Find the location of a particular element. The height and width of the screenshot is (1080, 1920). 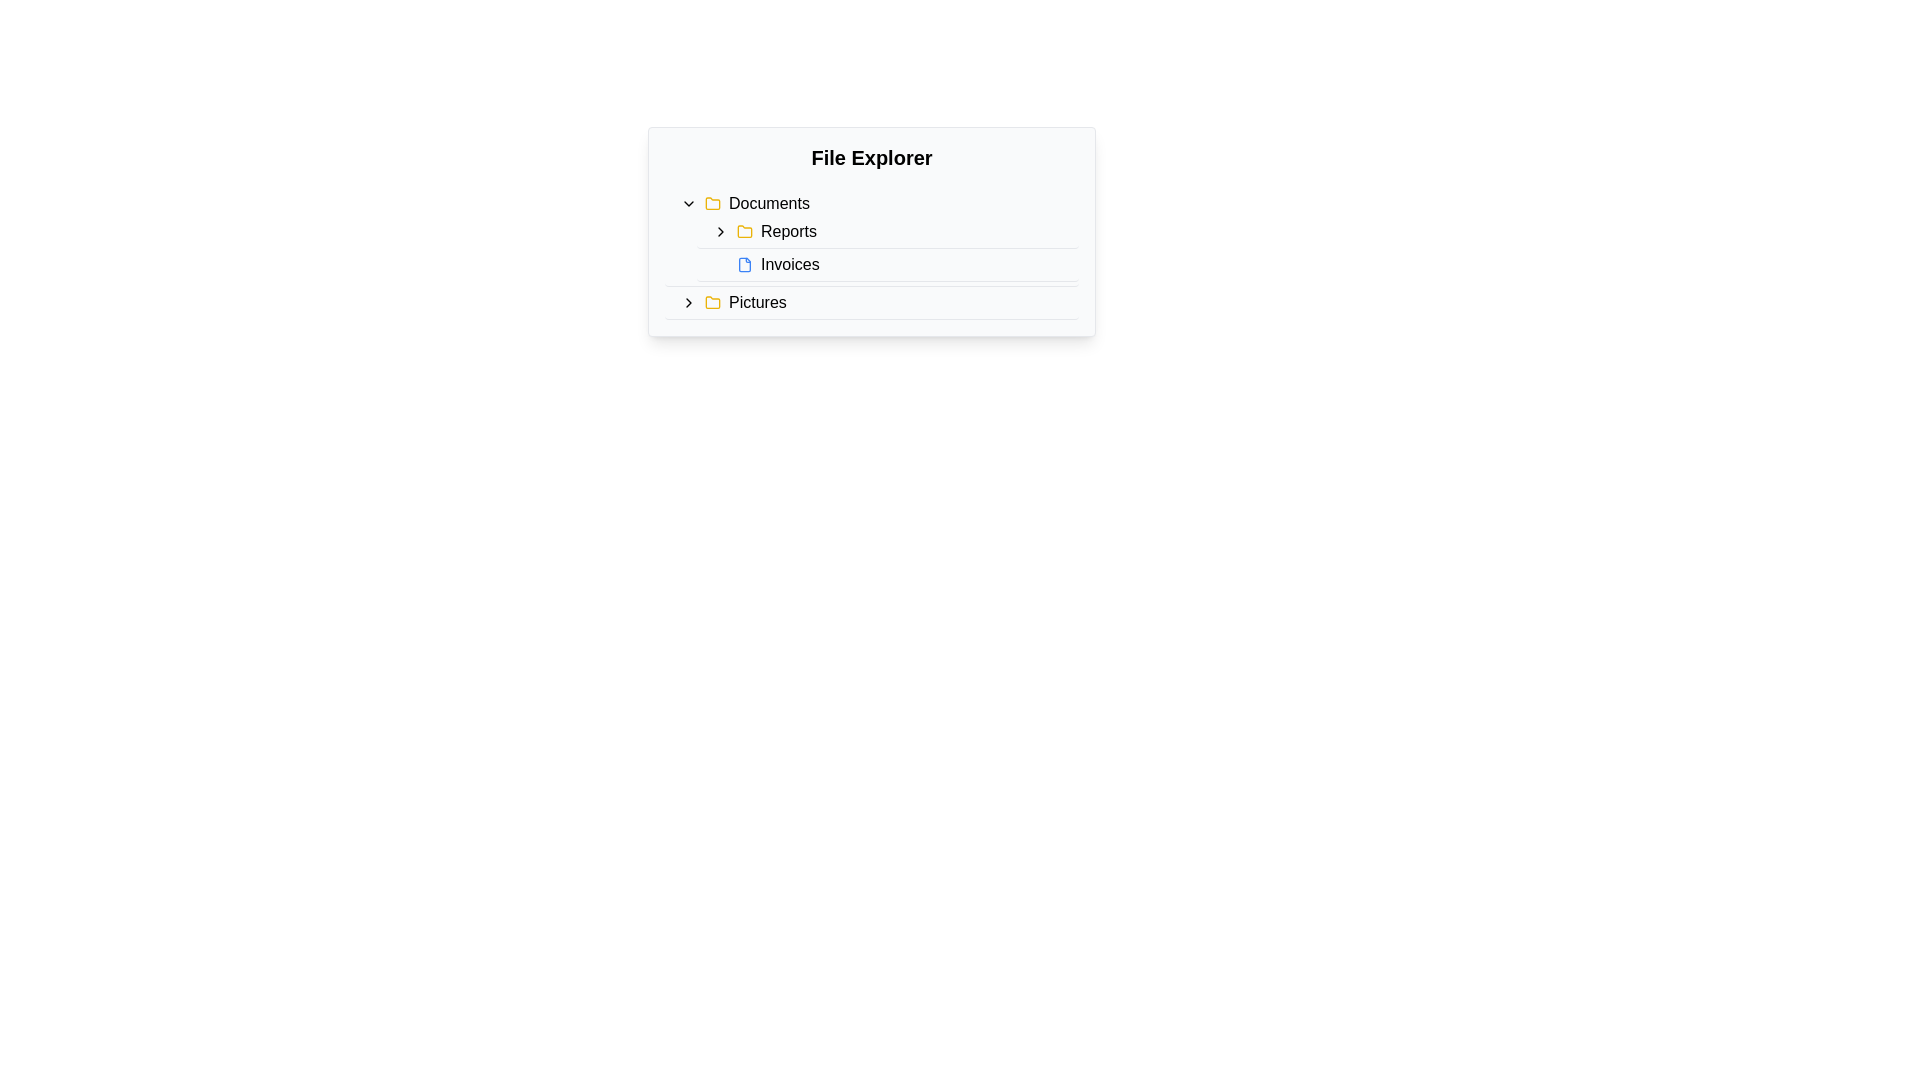

the 'Pictures' folder icon located to the left of the 'Pictures' text in the file explorer is located at coordinates (713, 303).